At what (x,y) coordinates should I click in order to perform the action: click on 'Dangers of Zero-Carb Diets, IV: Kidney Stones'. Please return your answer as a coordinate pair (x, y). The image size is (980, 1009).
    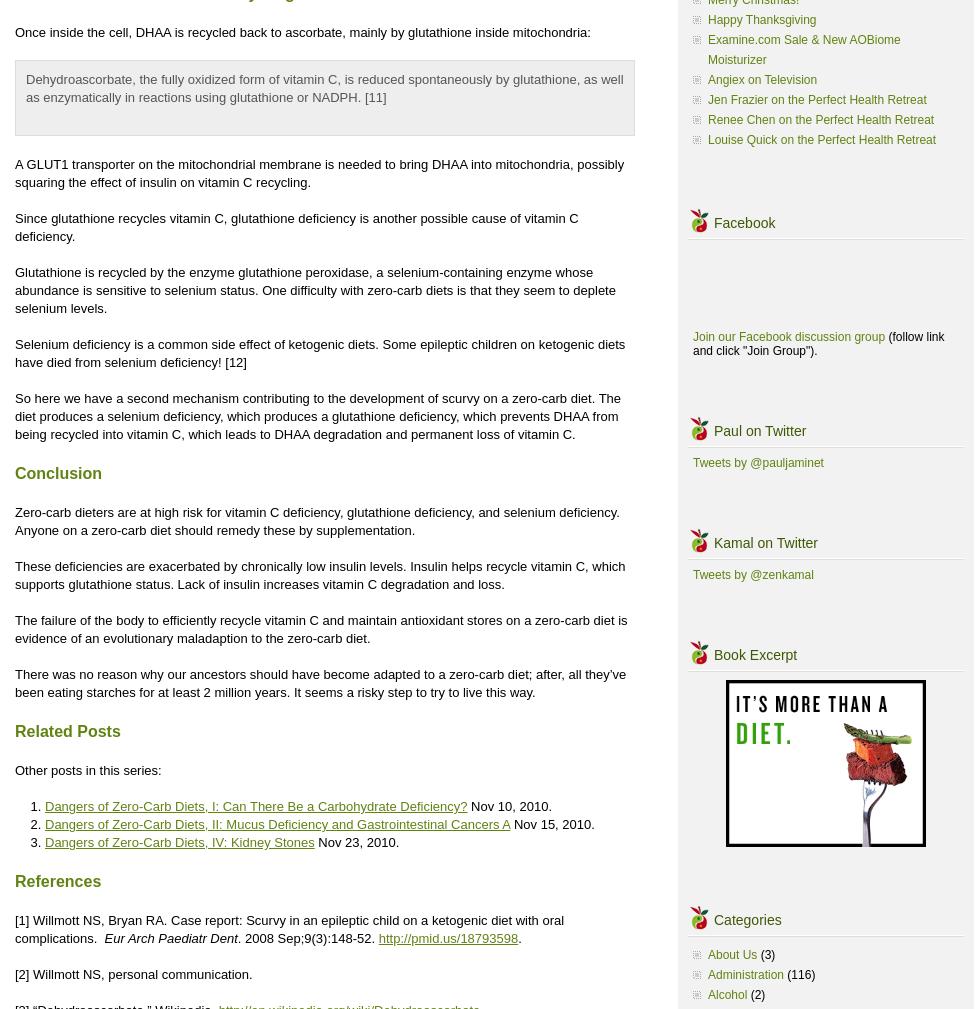
    Looking at the image, I should click on (44, 842).